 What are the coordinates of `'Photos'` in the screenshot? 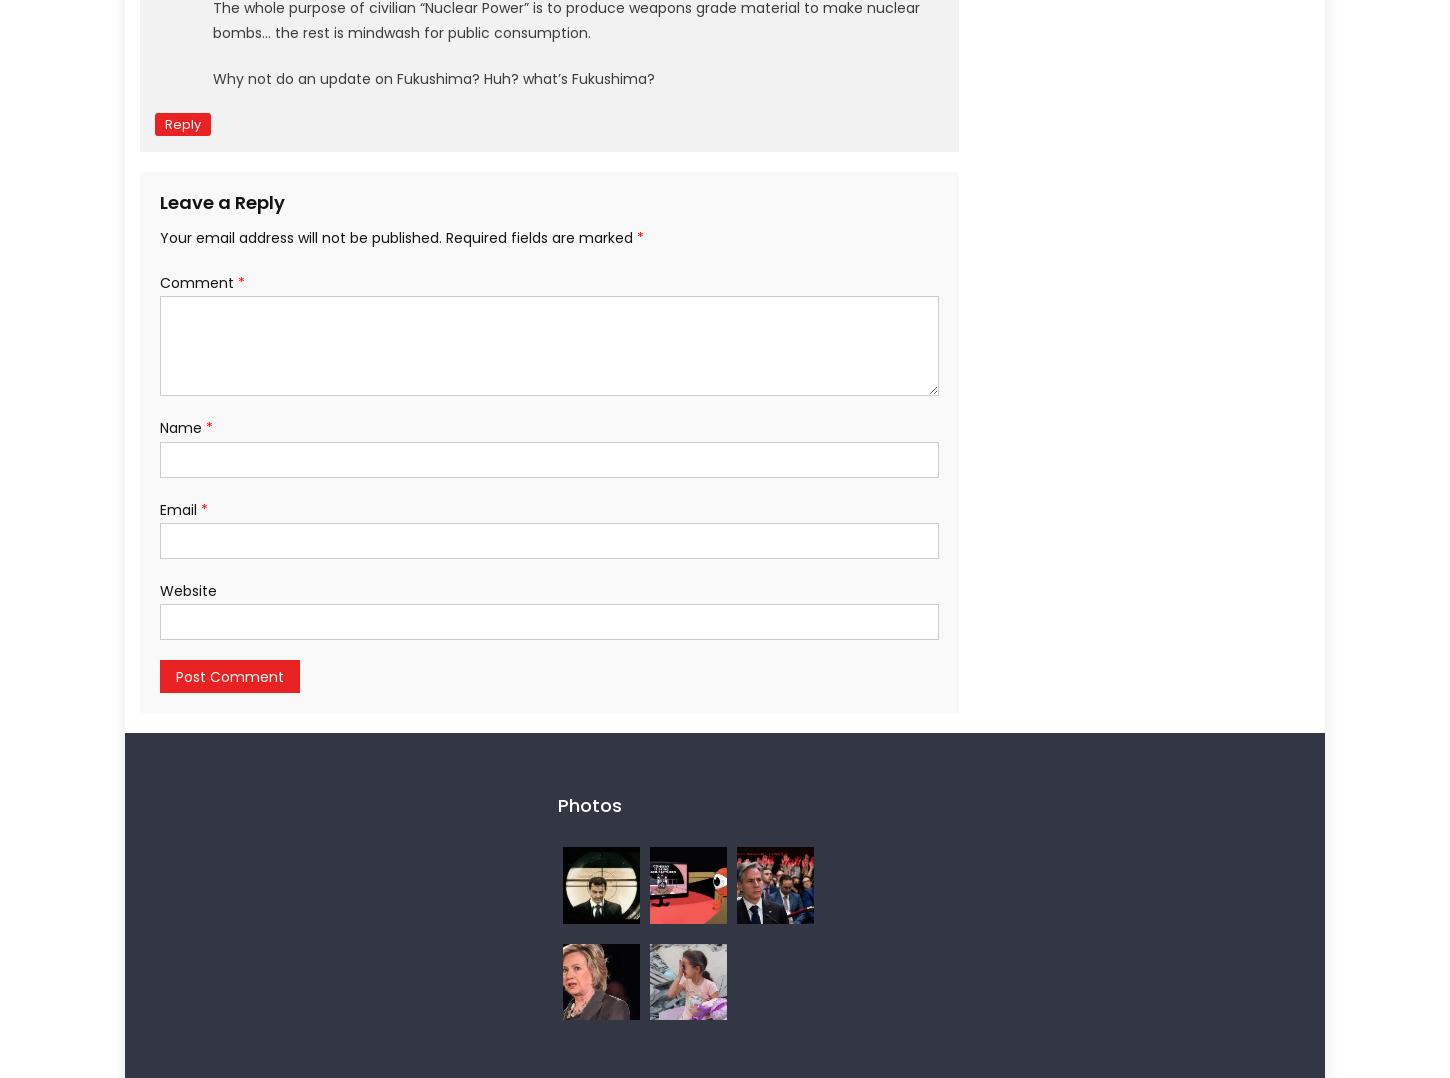 It's located at (590, 803).